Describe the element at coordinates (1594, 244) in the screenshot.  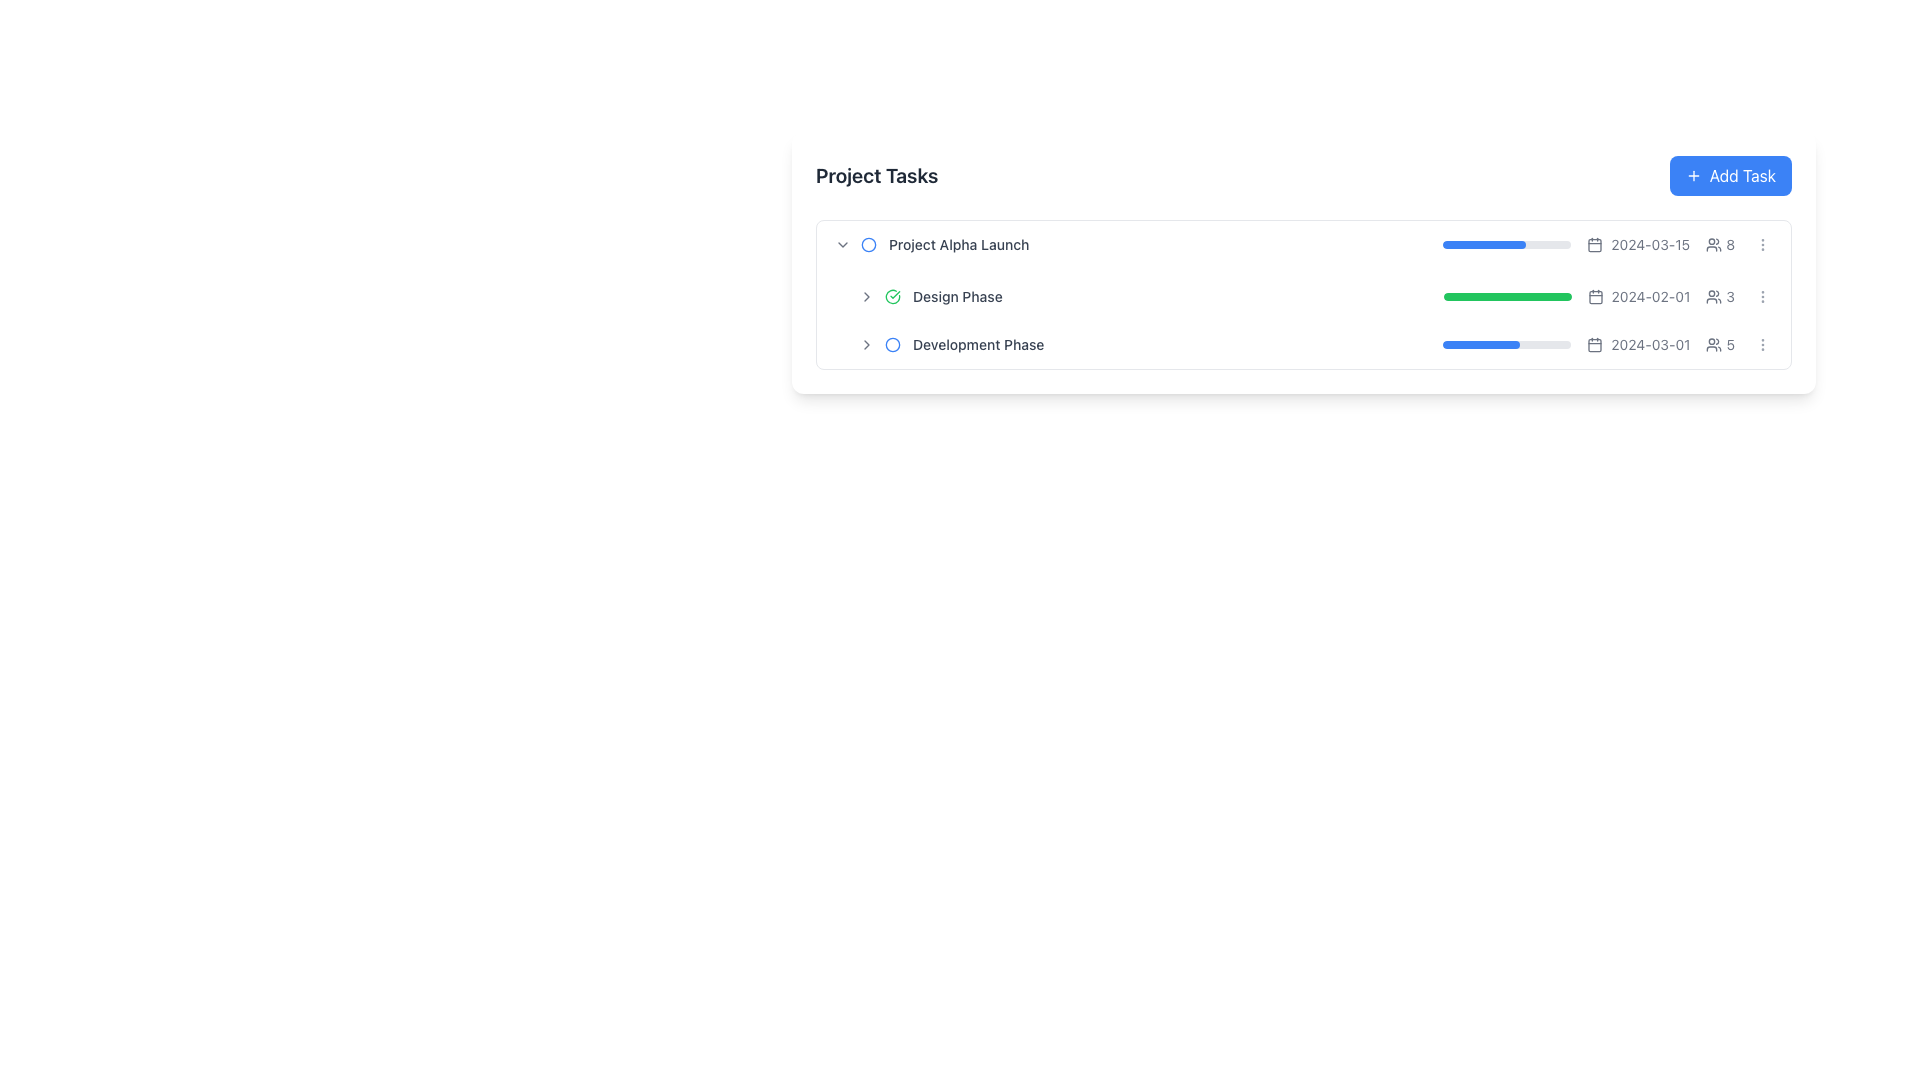
I see `the decorative element within the calendar icon located to the right of the 'Design Phase' task` at that location.